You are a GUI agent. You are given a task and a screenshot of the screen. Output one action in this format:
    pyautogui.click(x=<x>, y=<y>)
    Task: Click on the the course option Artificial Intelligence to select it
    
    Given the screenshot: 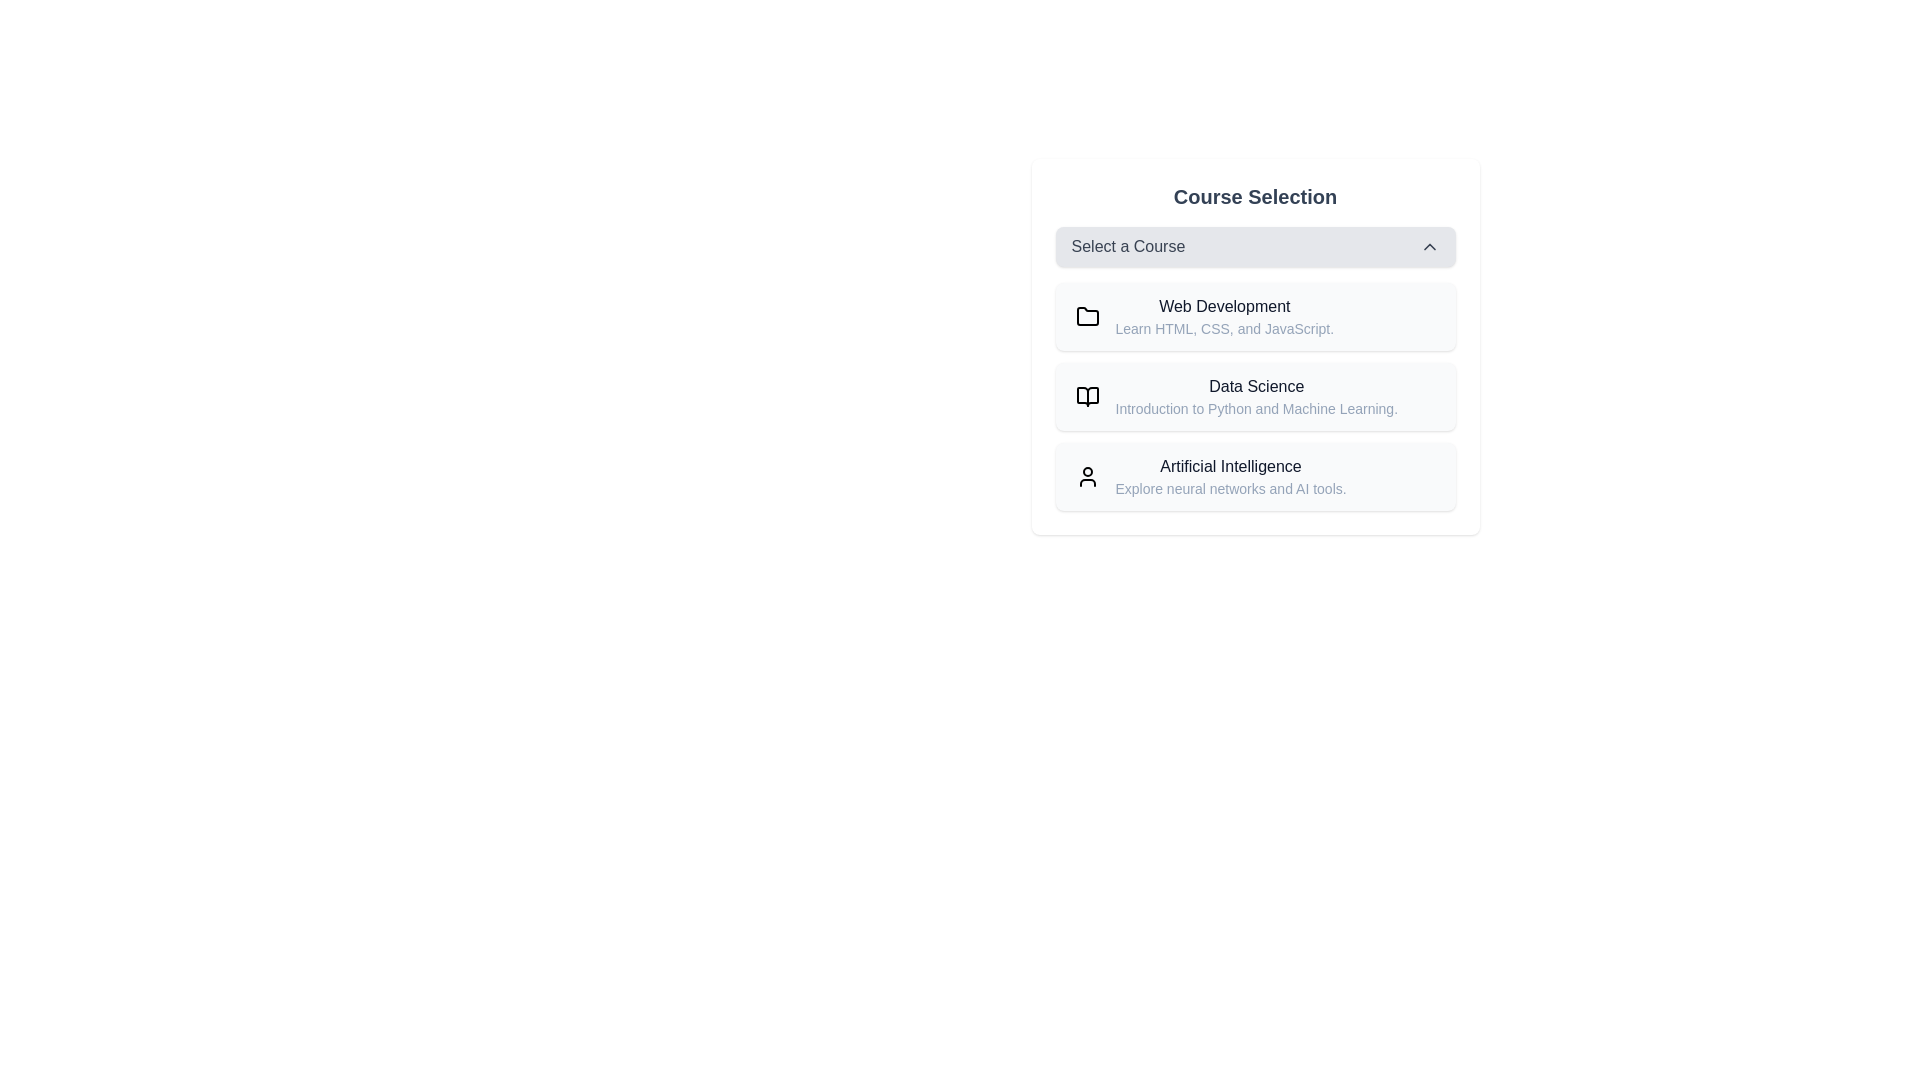 What is the action you would take?
    pyautogui.click(x=1254, y=477)
    